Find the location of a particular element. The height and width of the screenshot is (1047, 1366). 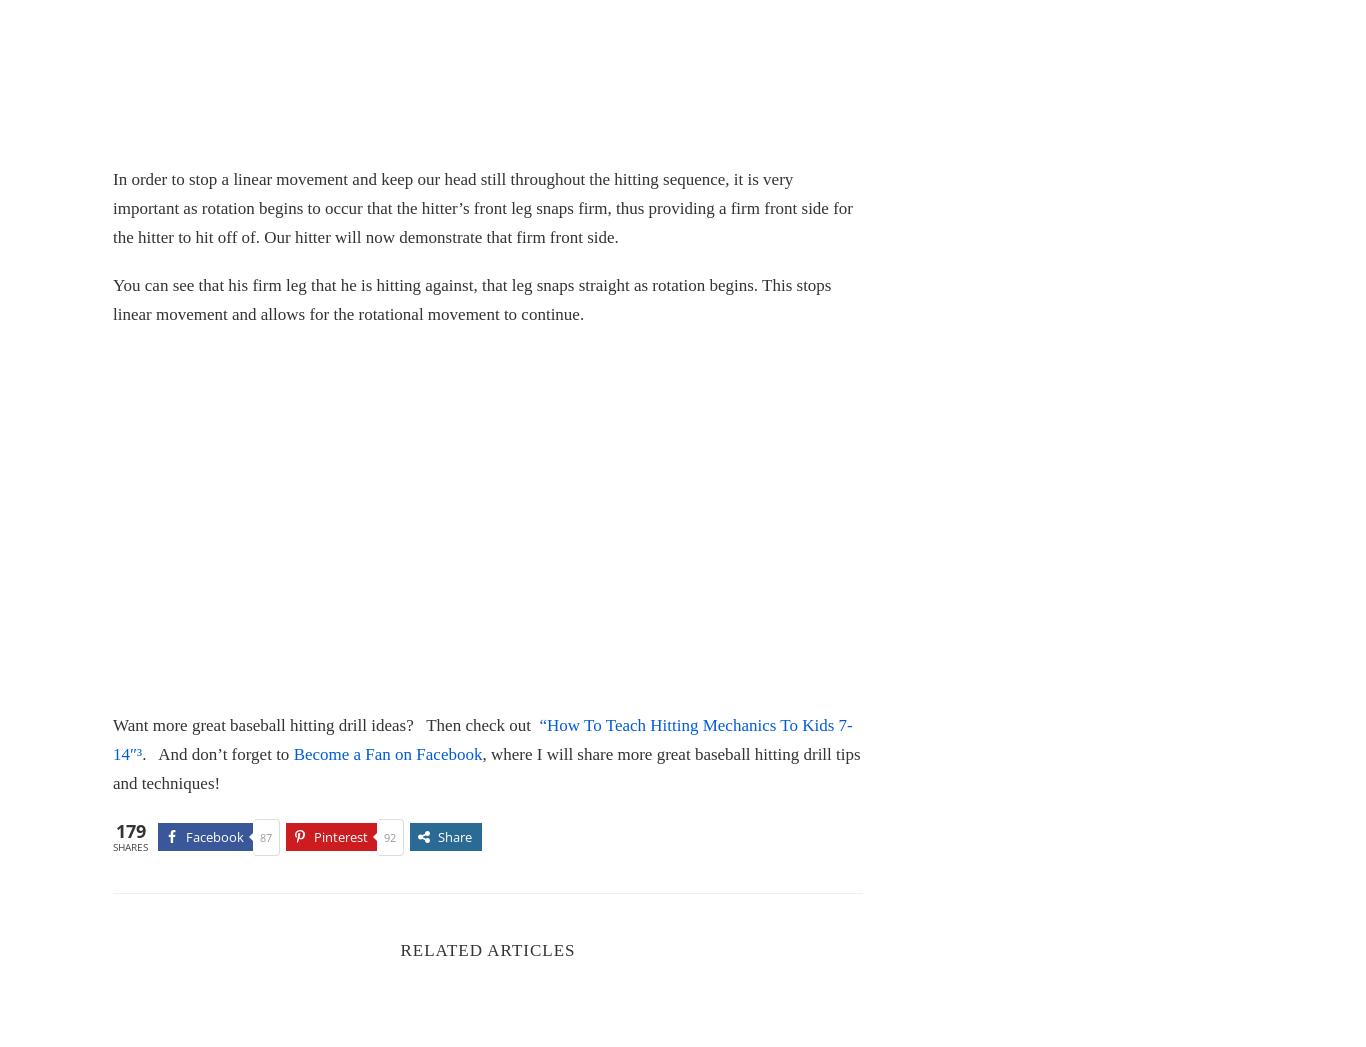

'Facebook' is located at coordinates (214, 836).